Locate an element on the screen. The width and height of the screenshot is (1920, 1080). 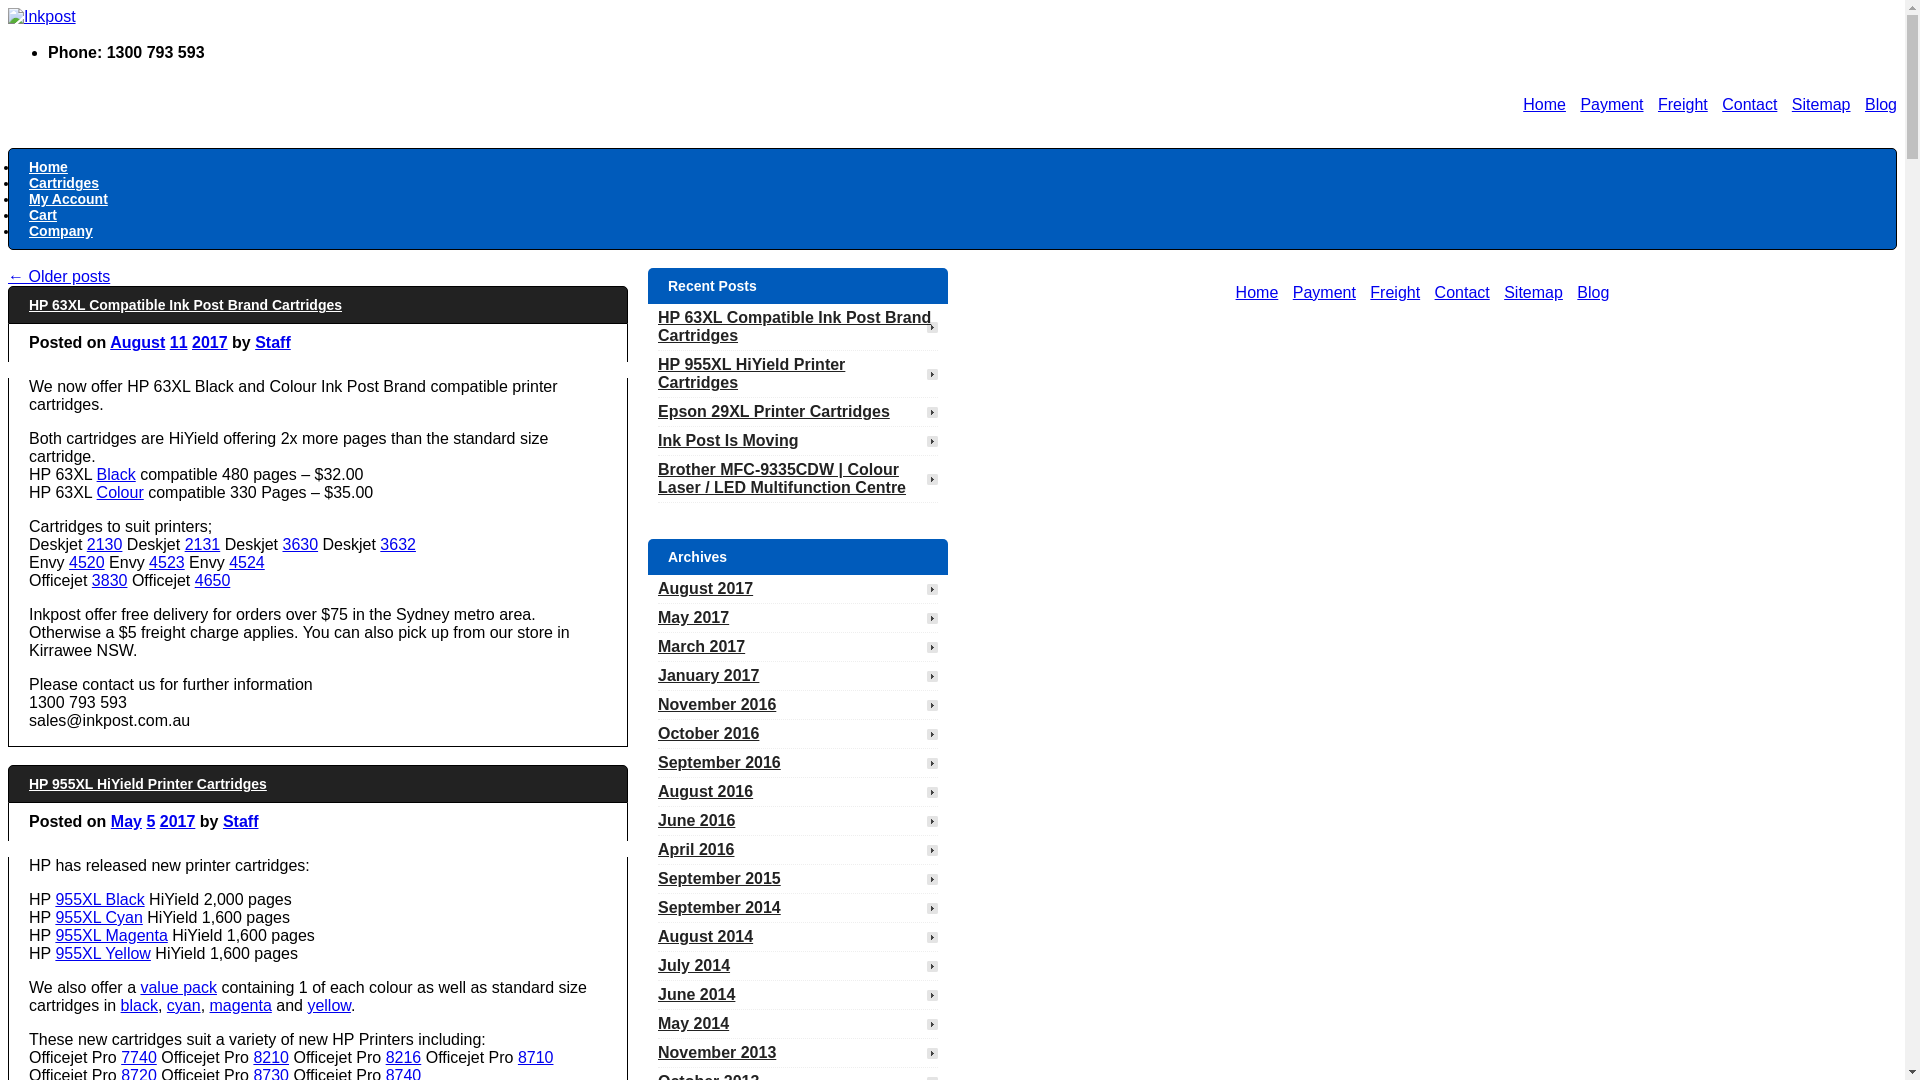
'September 2014' is located at coordinates (728, 907).